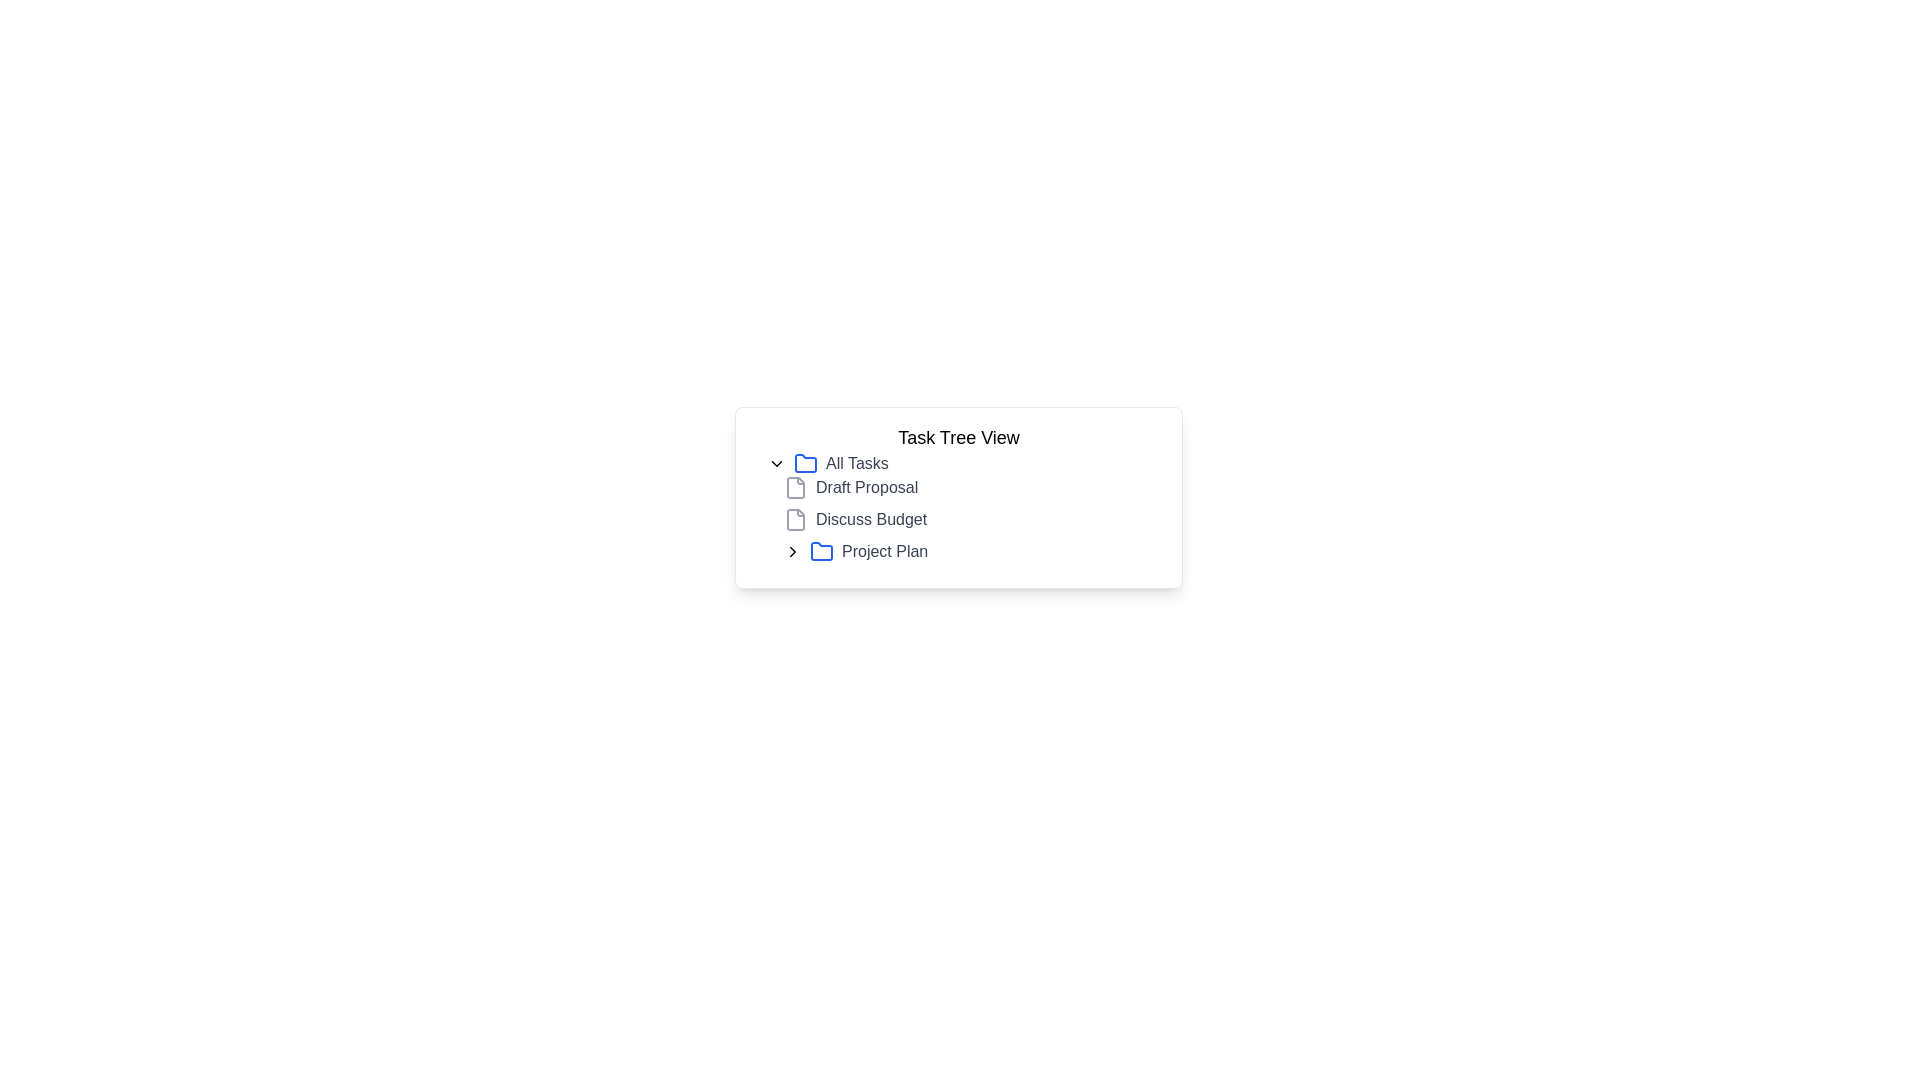  What do you see at coordinates (871, 519) in the screenshot?
I see `the content associated with the third text label under the 'All Tasks' node in the 'Task Tree View'` at bounding box center [871, 519].